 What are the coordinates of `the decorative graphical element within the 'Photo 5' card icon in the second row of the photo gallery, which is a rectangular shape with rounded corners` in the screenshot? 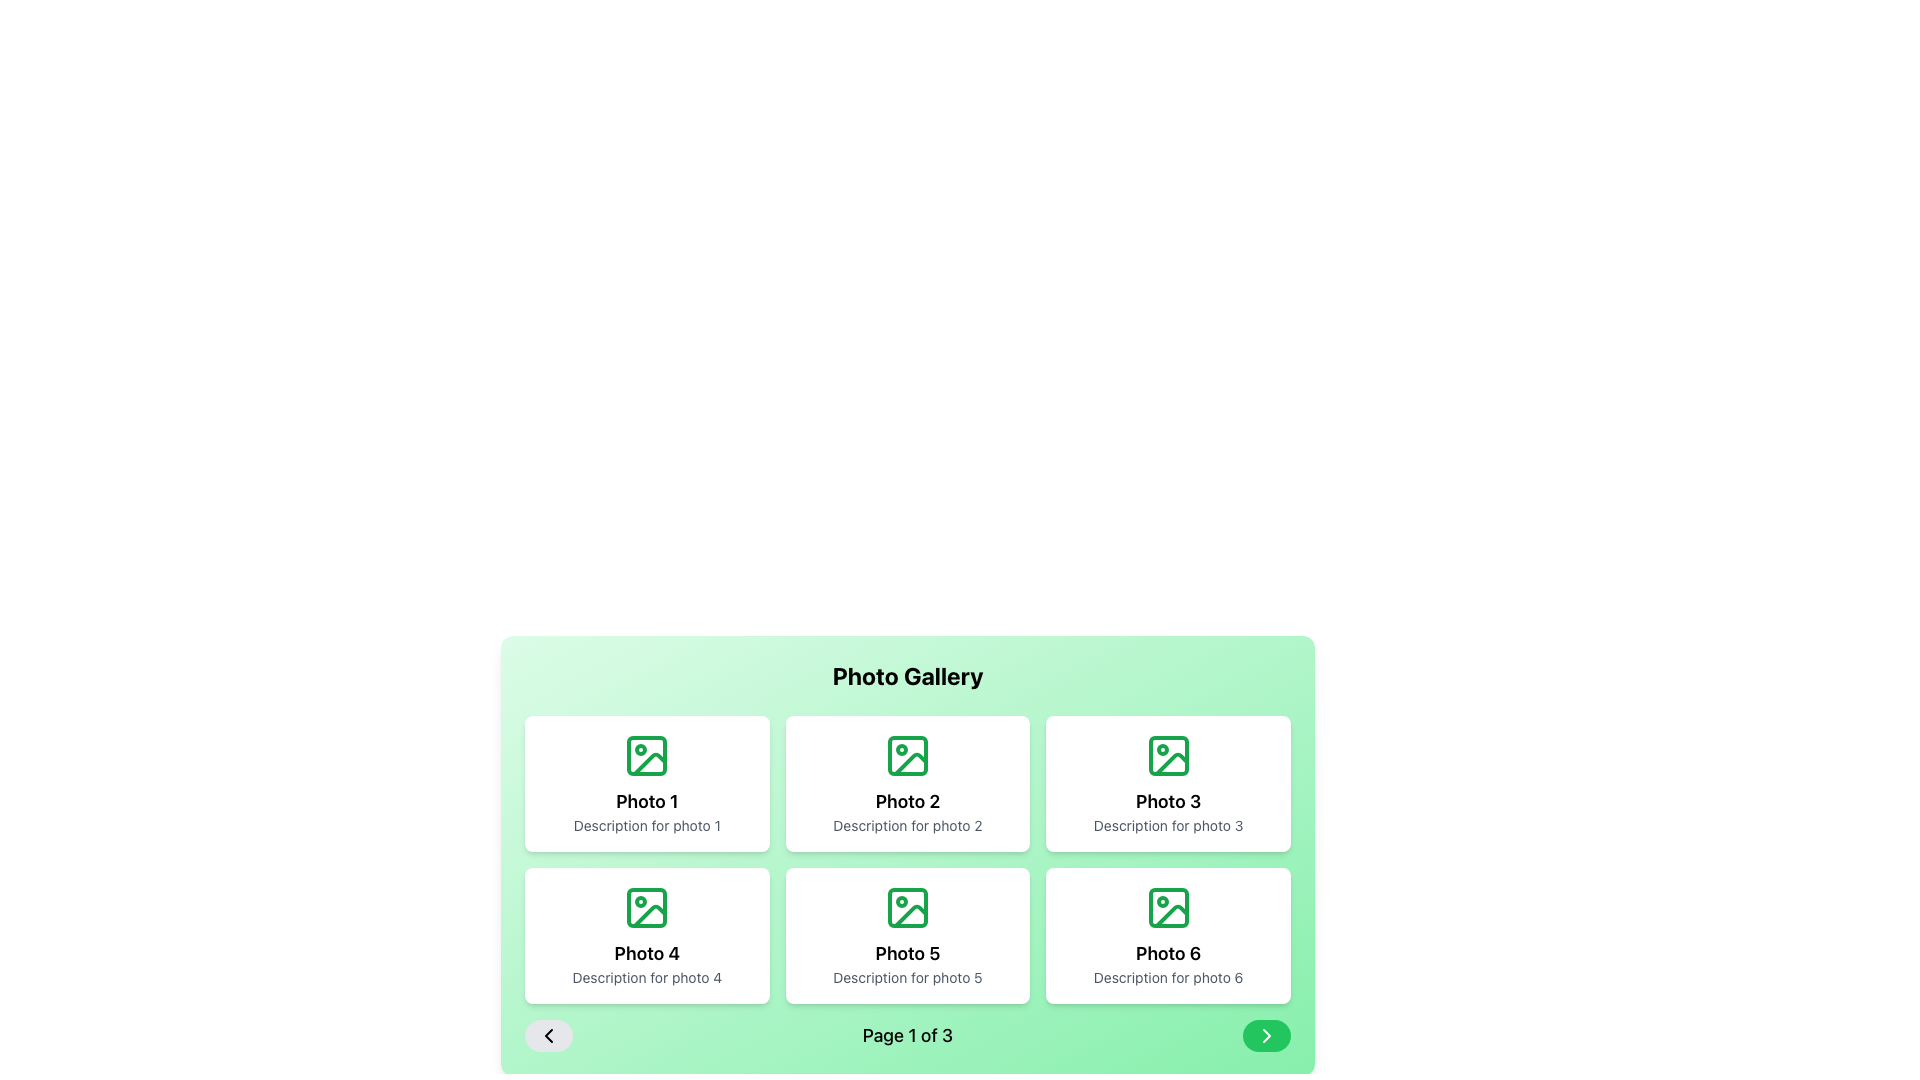 It's located at (906, 907).